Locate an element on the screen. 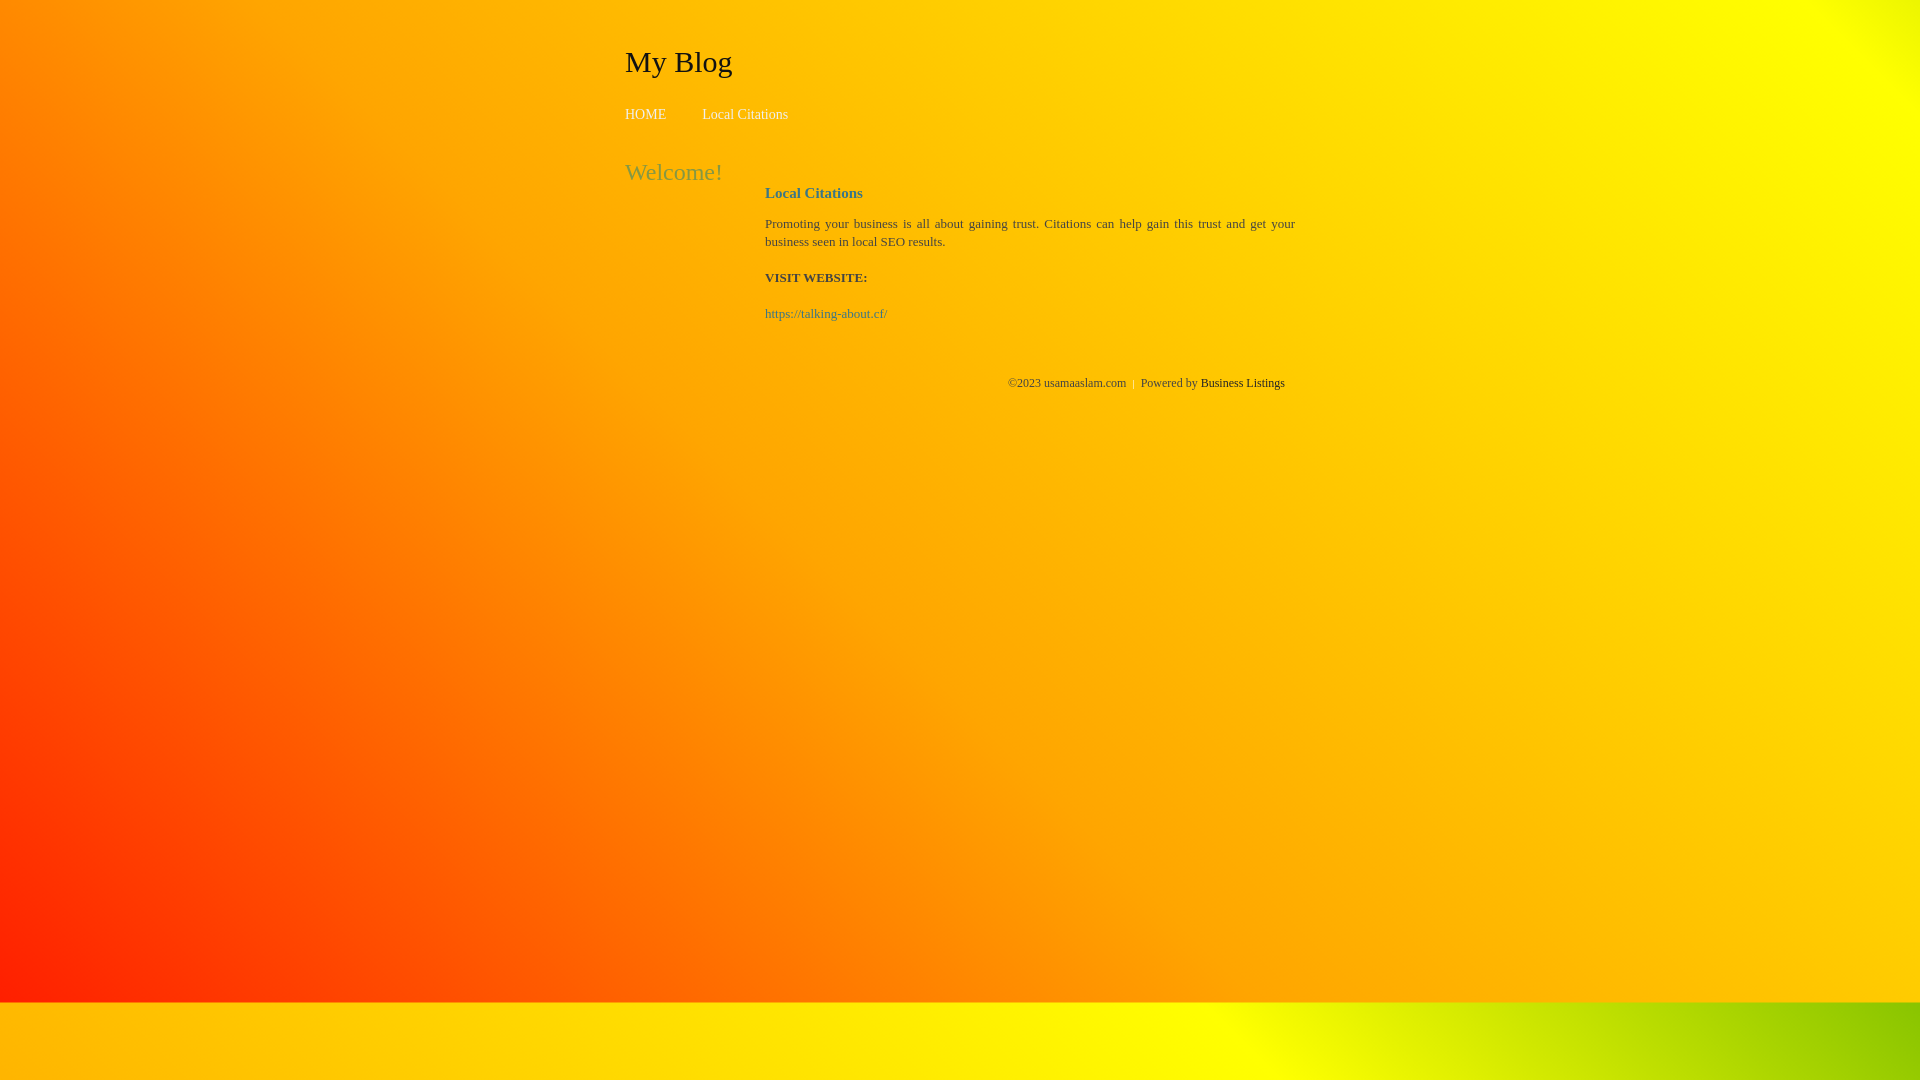  'https://talking-about.cf/' is located at coordinates (825, 313).